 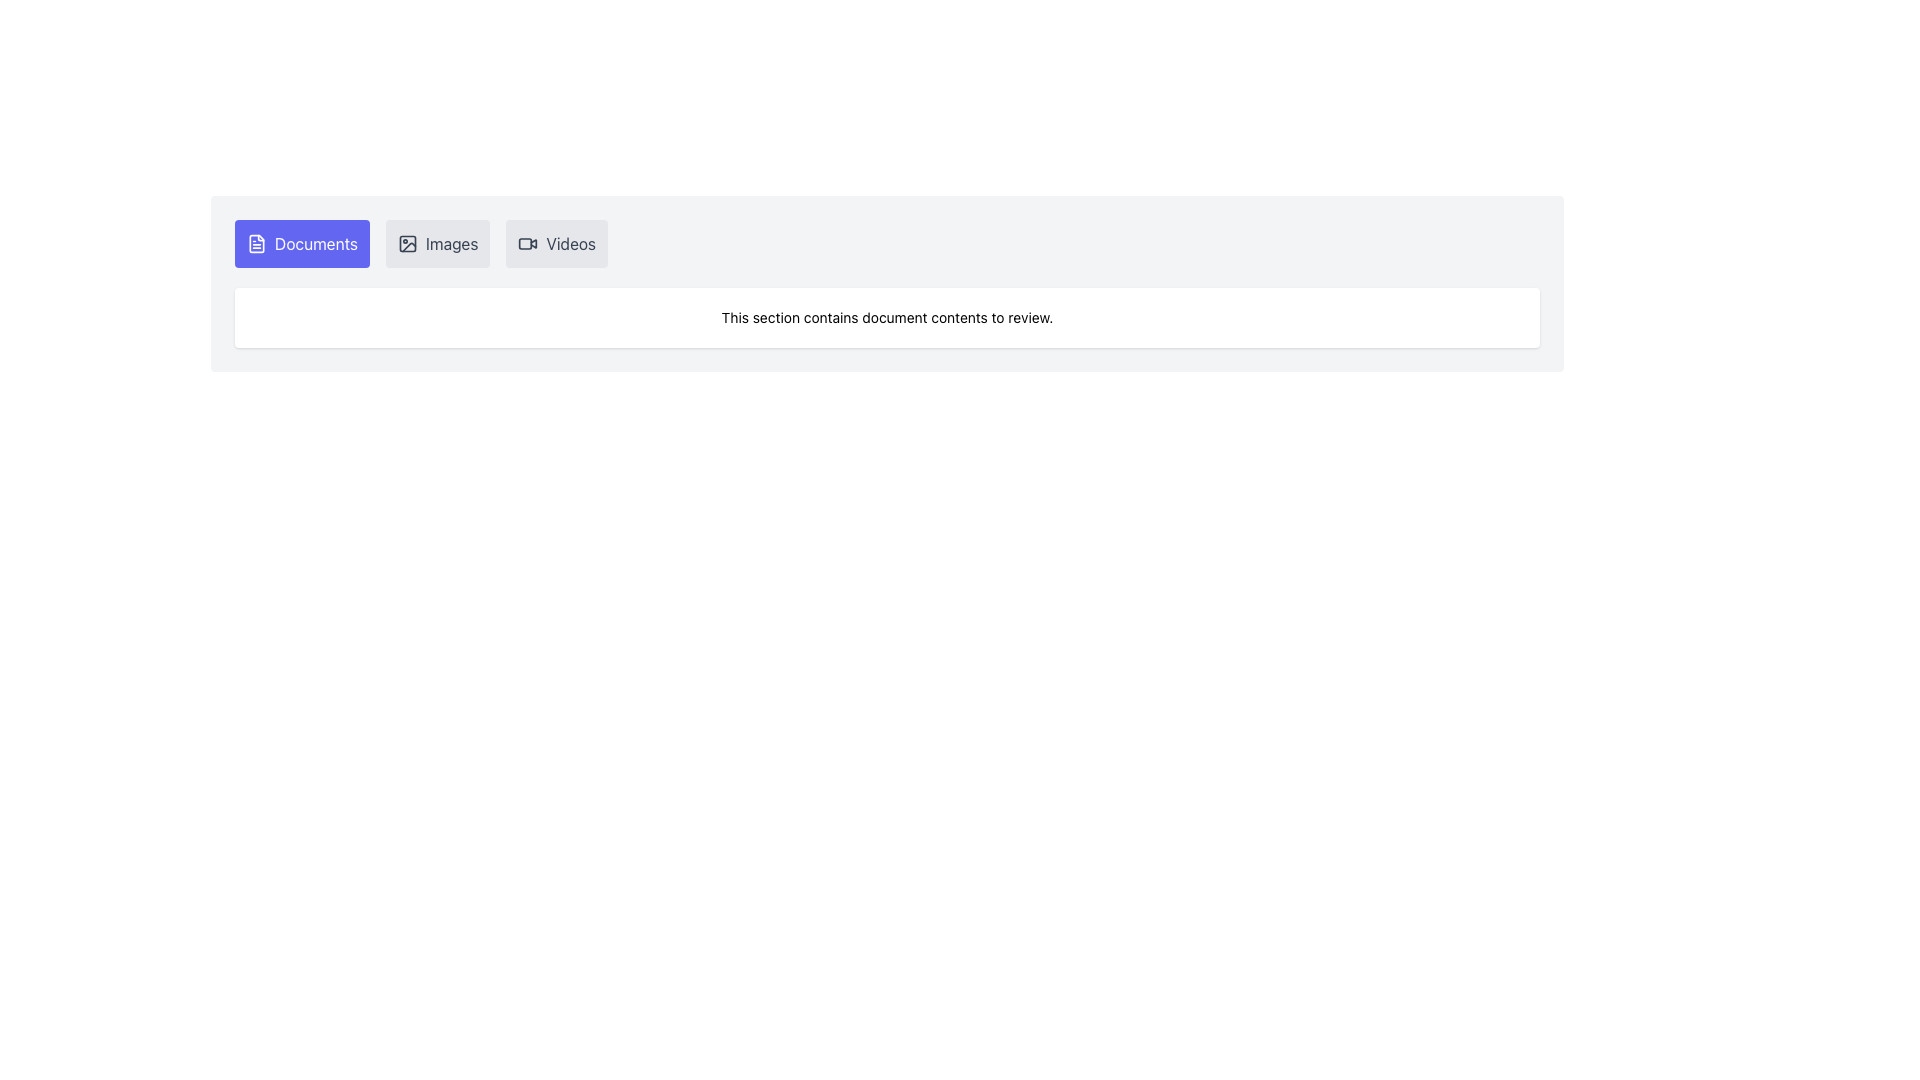 I want to click on the 'Images' button, which is the second button in the horizontal list between 'Documents' and 'Videos', so click(x=451, y=242).